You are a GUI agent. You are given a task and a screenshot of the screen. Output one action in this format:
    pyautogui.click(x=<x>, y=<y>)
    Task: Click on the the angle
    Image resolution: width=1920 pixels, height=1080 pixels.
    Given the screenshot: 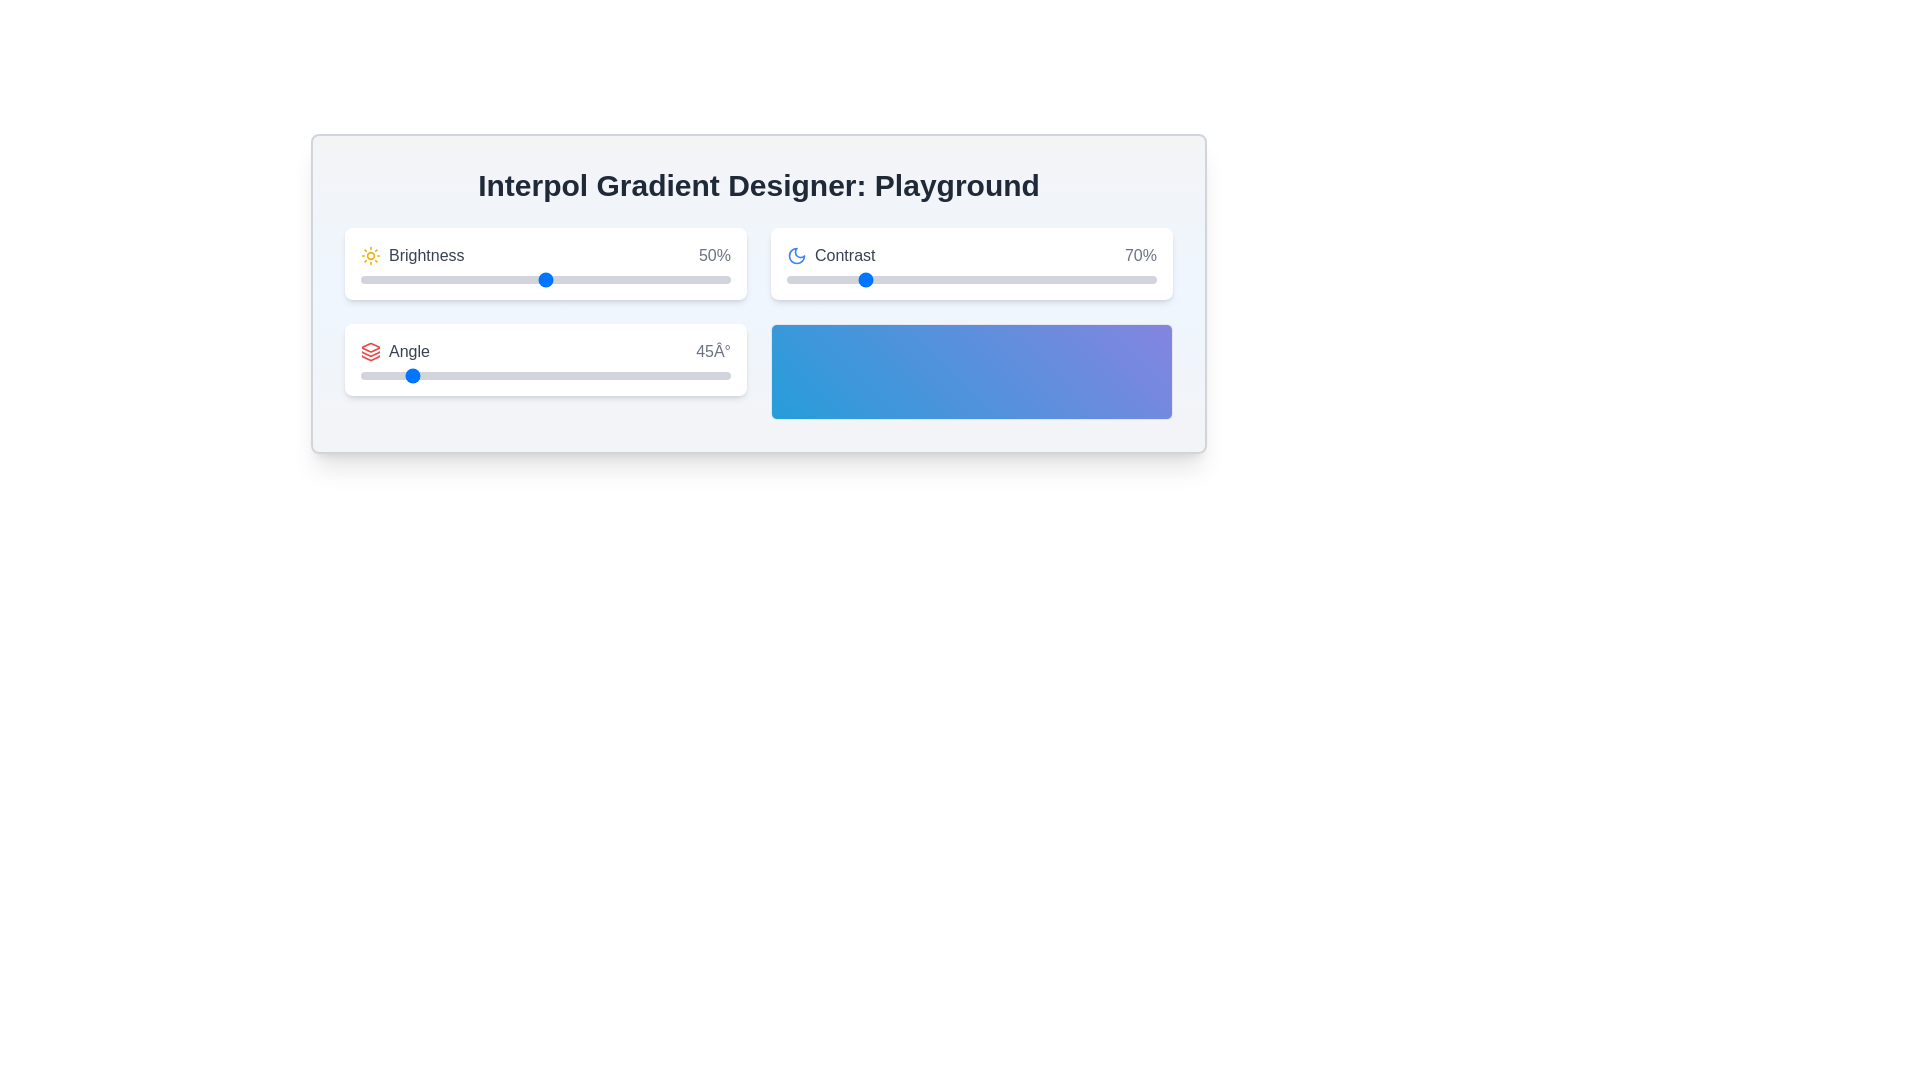 What is the action you would take?
    pyautogui.click(x=476, y=375)
    